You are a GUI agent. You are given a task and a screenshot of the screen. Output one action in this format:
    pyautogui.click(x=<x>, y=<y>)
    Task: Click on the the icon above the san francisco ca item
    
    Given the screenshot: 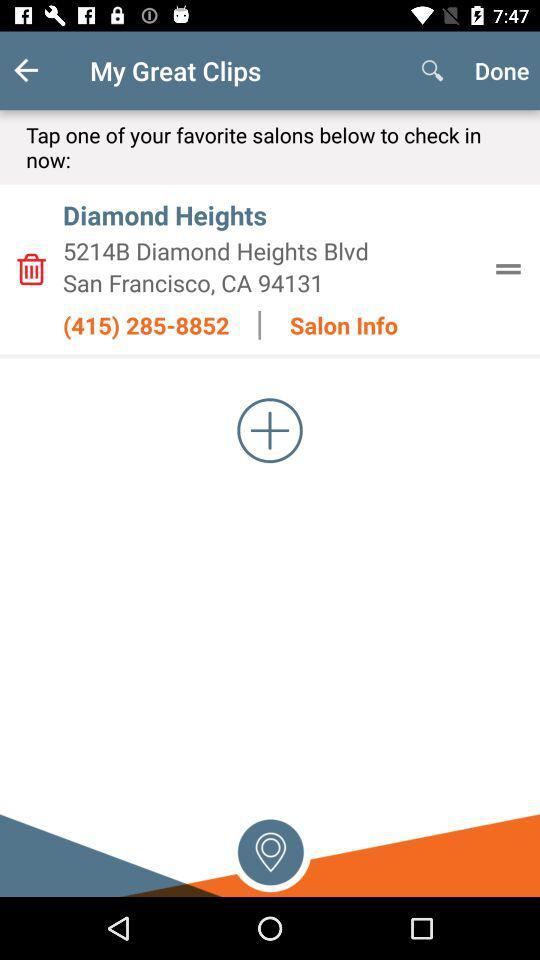 What is the action you would take?
    pyautogui.click(x=270, y=250)
    